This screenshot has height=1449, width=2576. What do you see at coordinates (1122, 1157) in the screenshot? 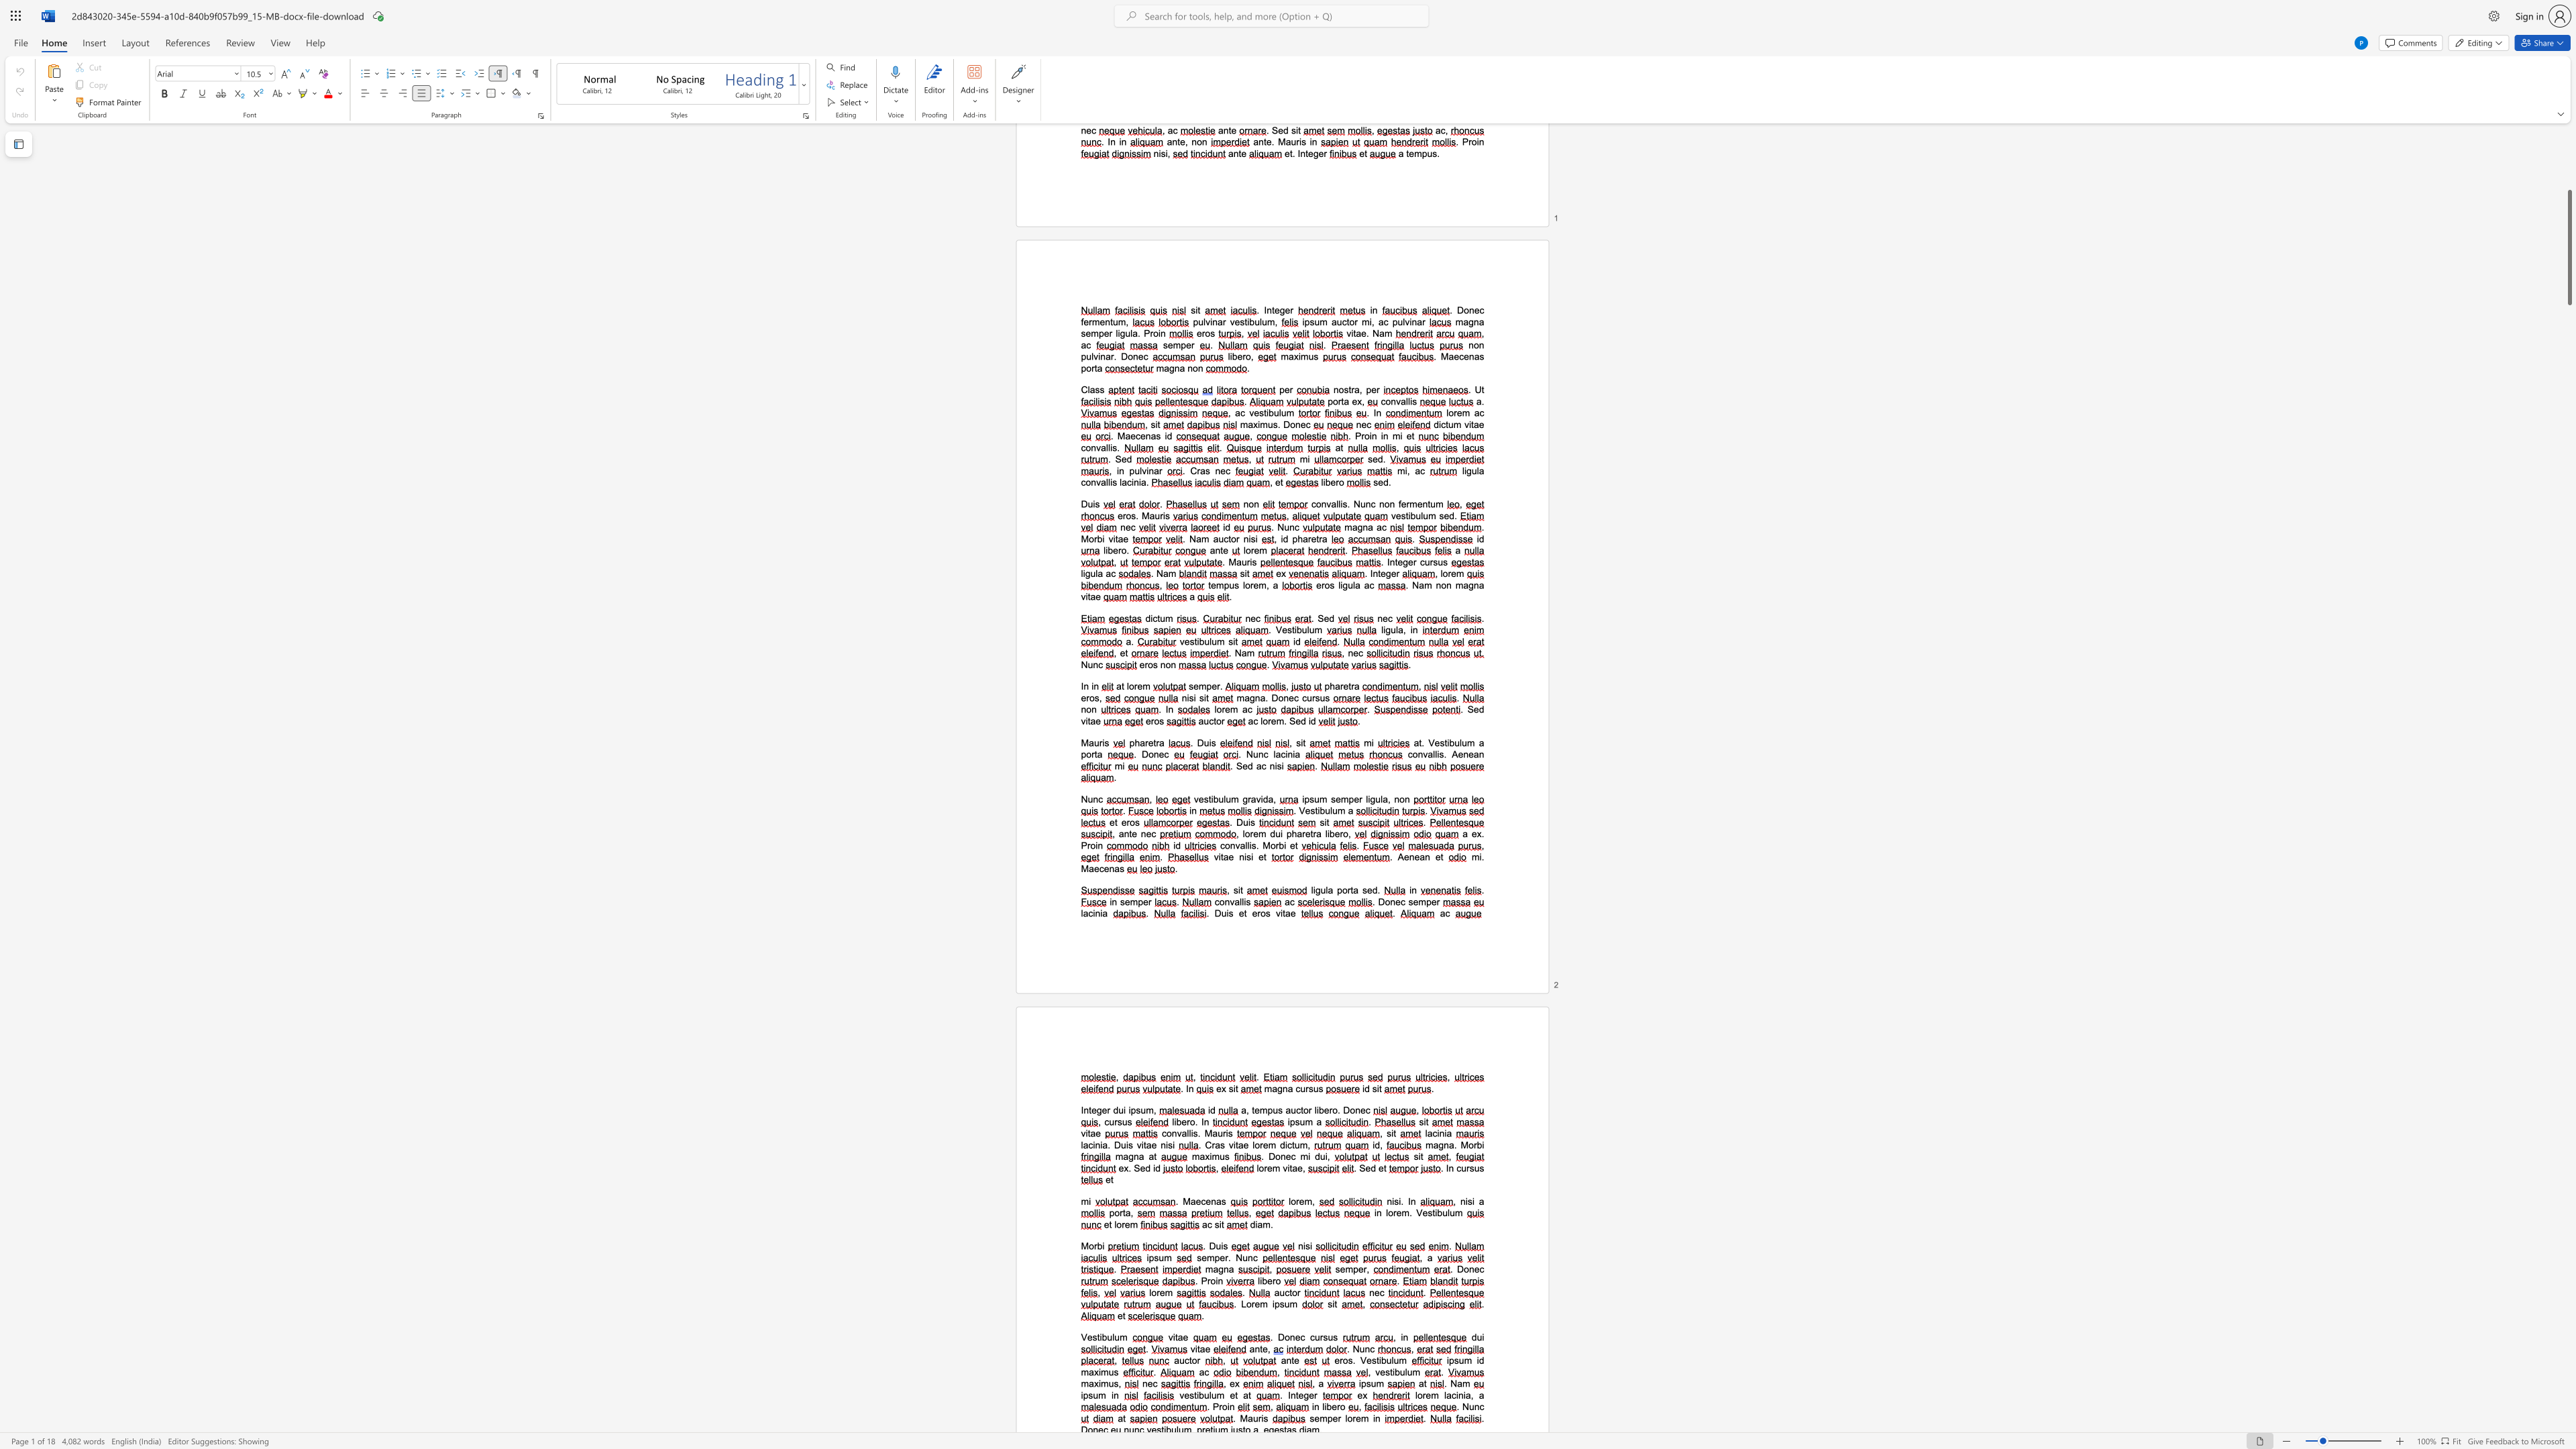
I see `the space between the continuous character "m" and "a" in the text` at bounding box center [1122, 1157].